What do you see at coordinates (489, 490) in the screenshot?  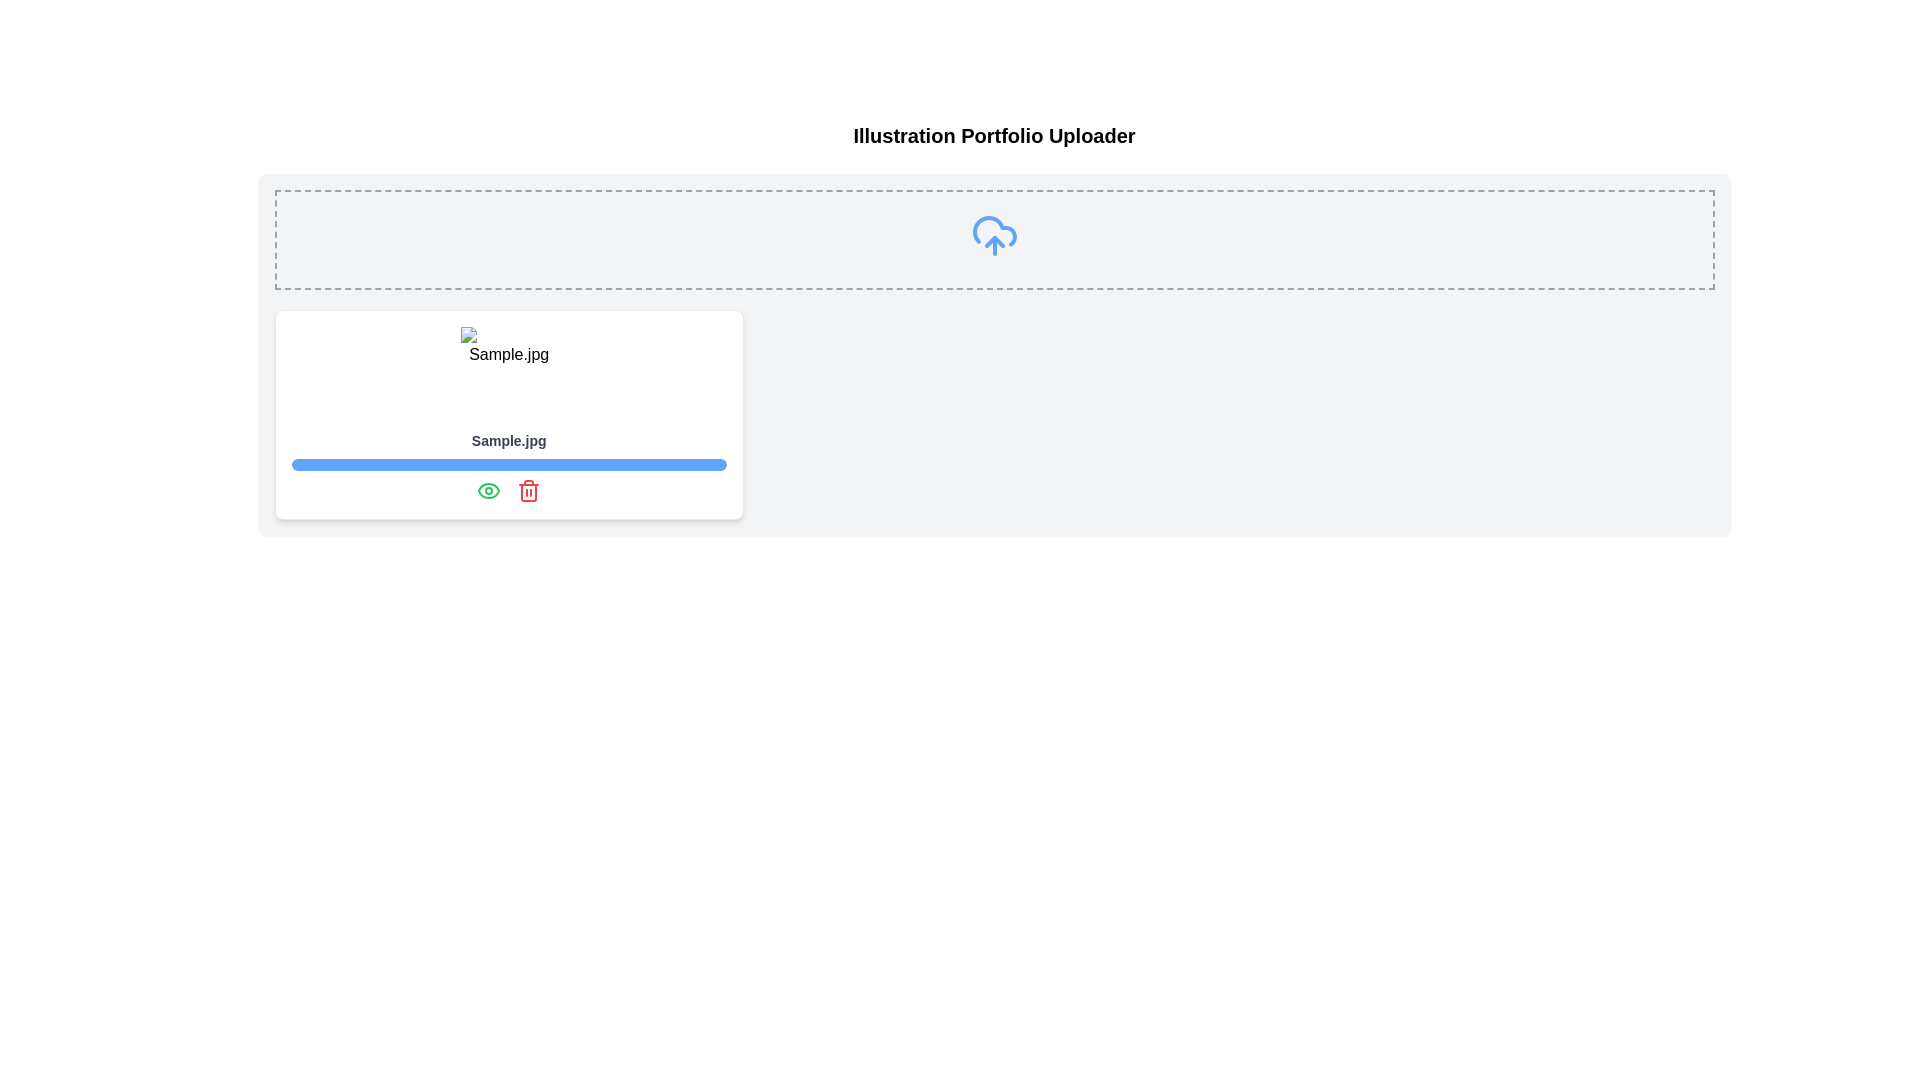 I see `the green eye-shaped icon with a circular pupil` at bounding box center [489, 490].